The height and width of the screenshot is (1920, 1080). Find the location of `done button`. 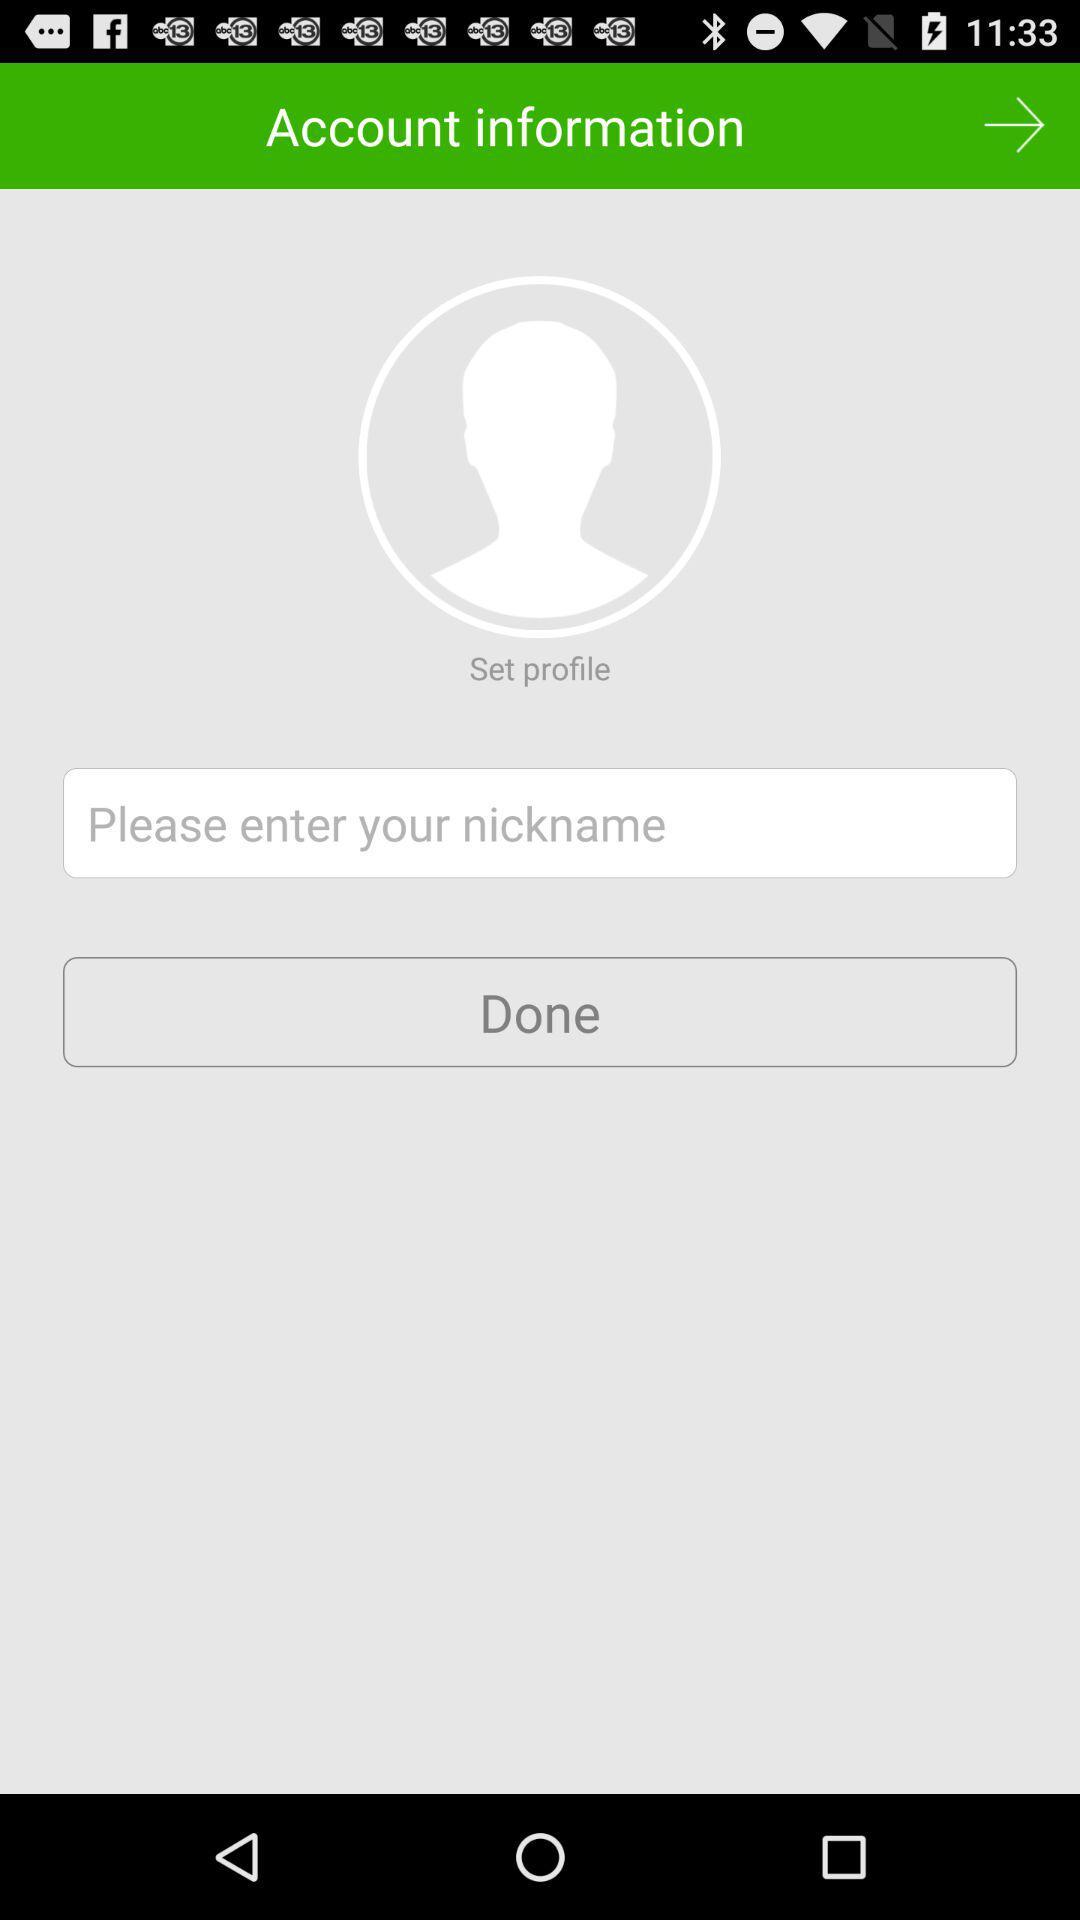

done button is located at coordinates (540, 1012).